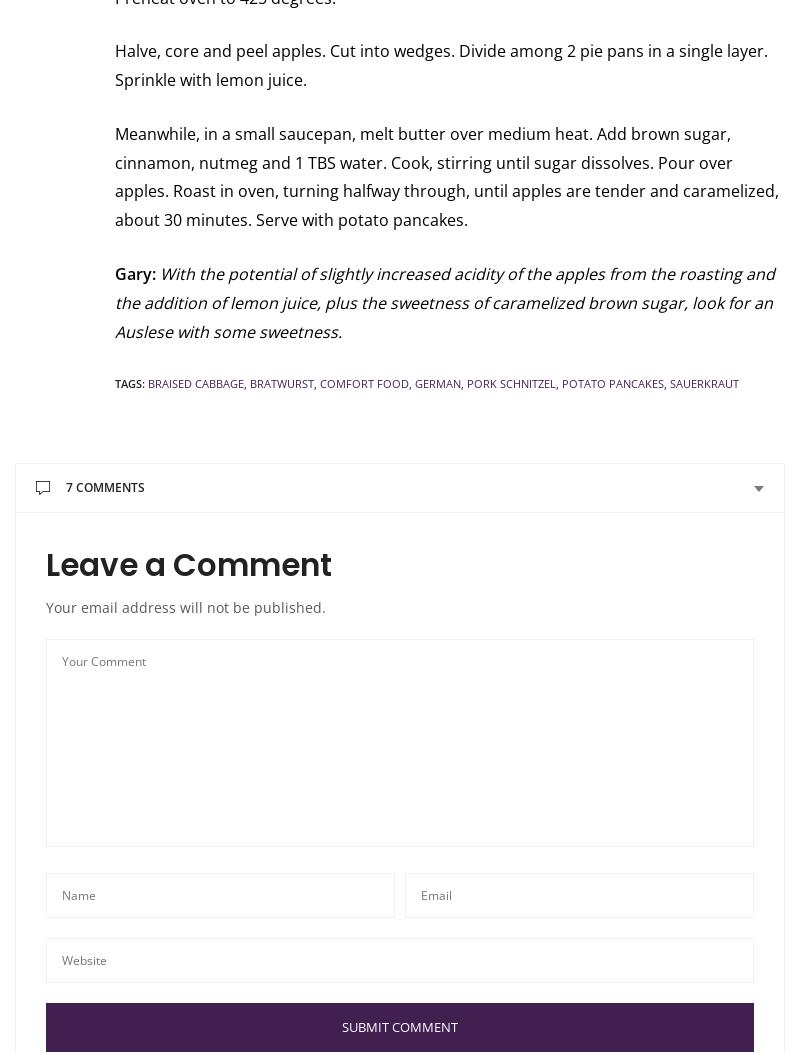 This screenshot has width=800, height=1053. What do you see at coordinates (185, 607) in the screenshot?
I see `'Your email address will not be published.'` at bounding box center [185, 607].